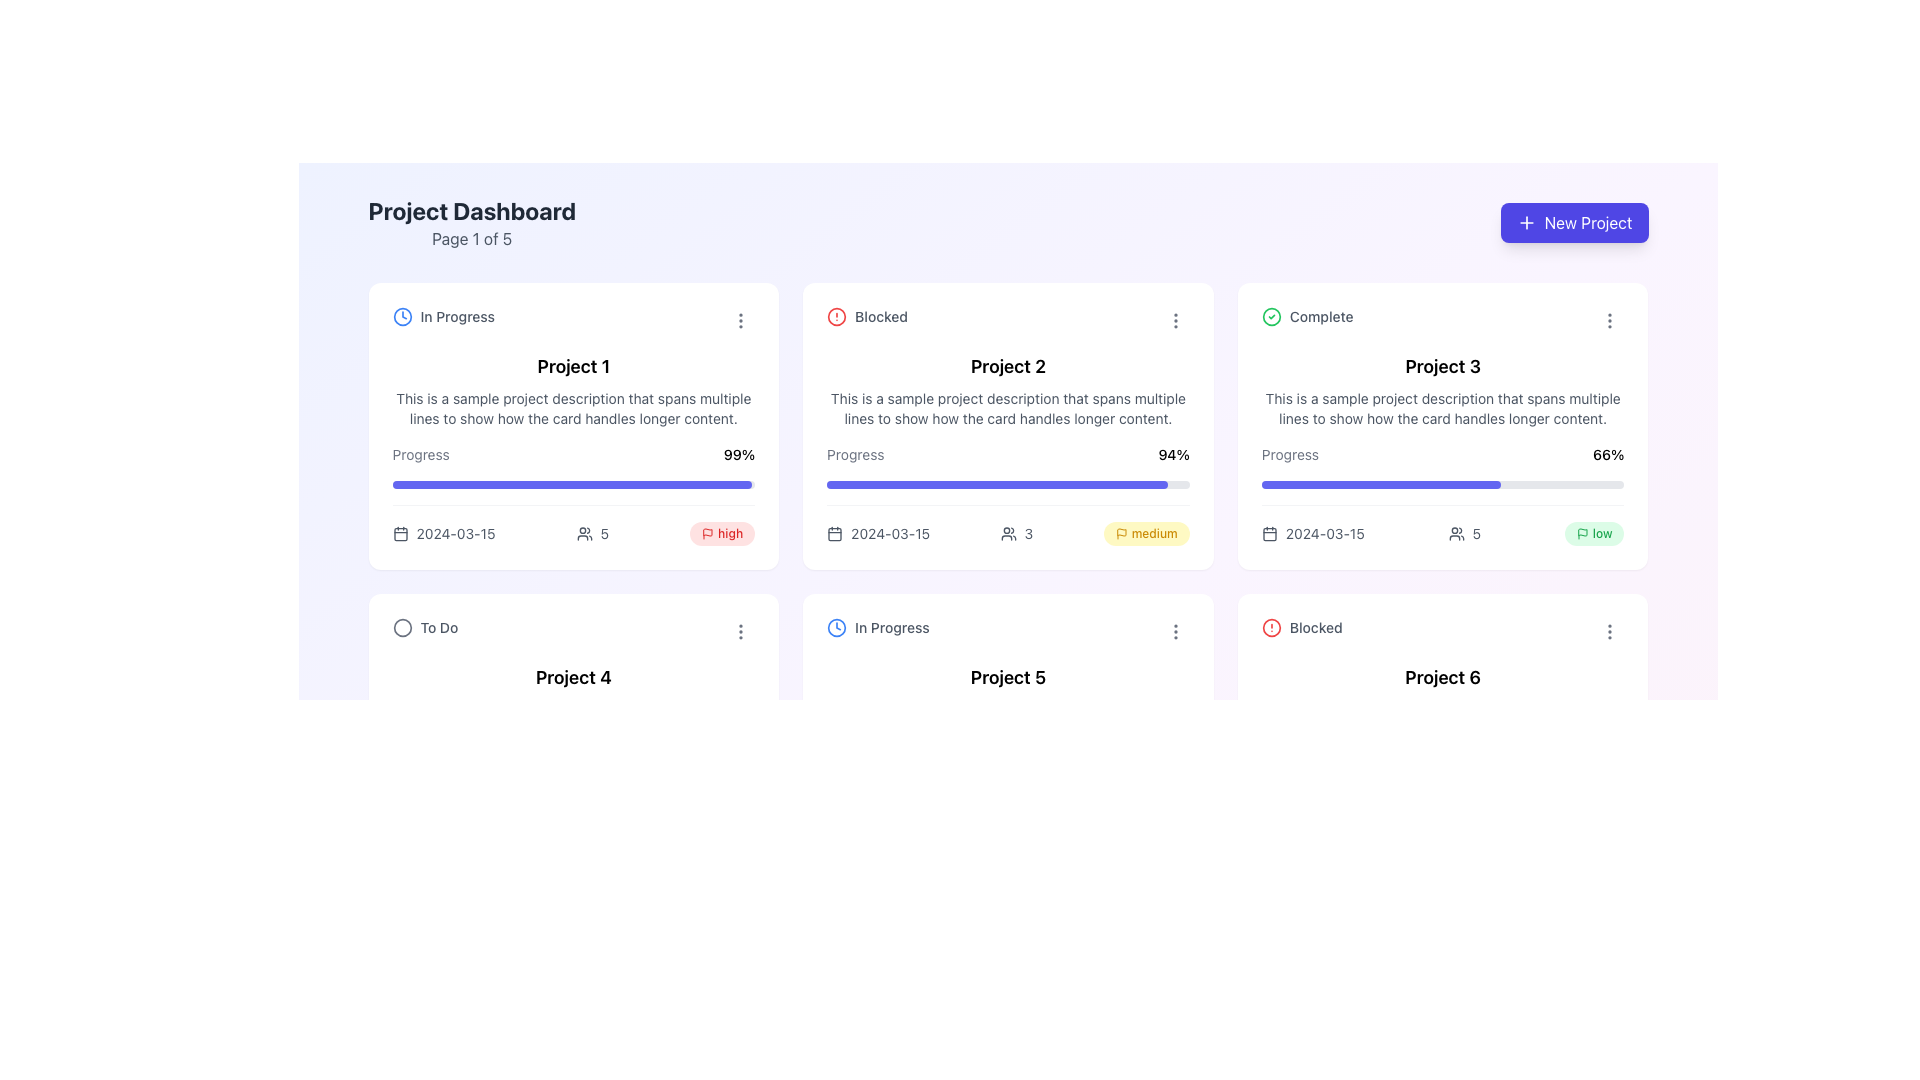 The width and height of the screenshot is (1920, 1080). What do you see at coordinates (420, 455) in the screenshot?
I see `the 'Progress' text label, which is a small gray text component with a light font weight located above a progress bar in the project card for 'Project 1'` at bounding box center [420, 455].